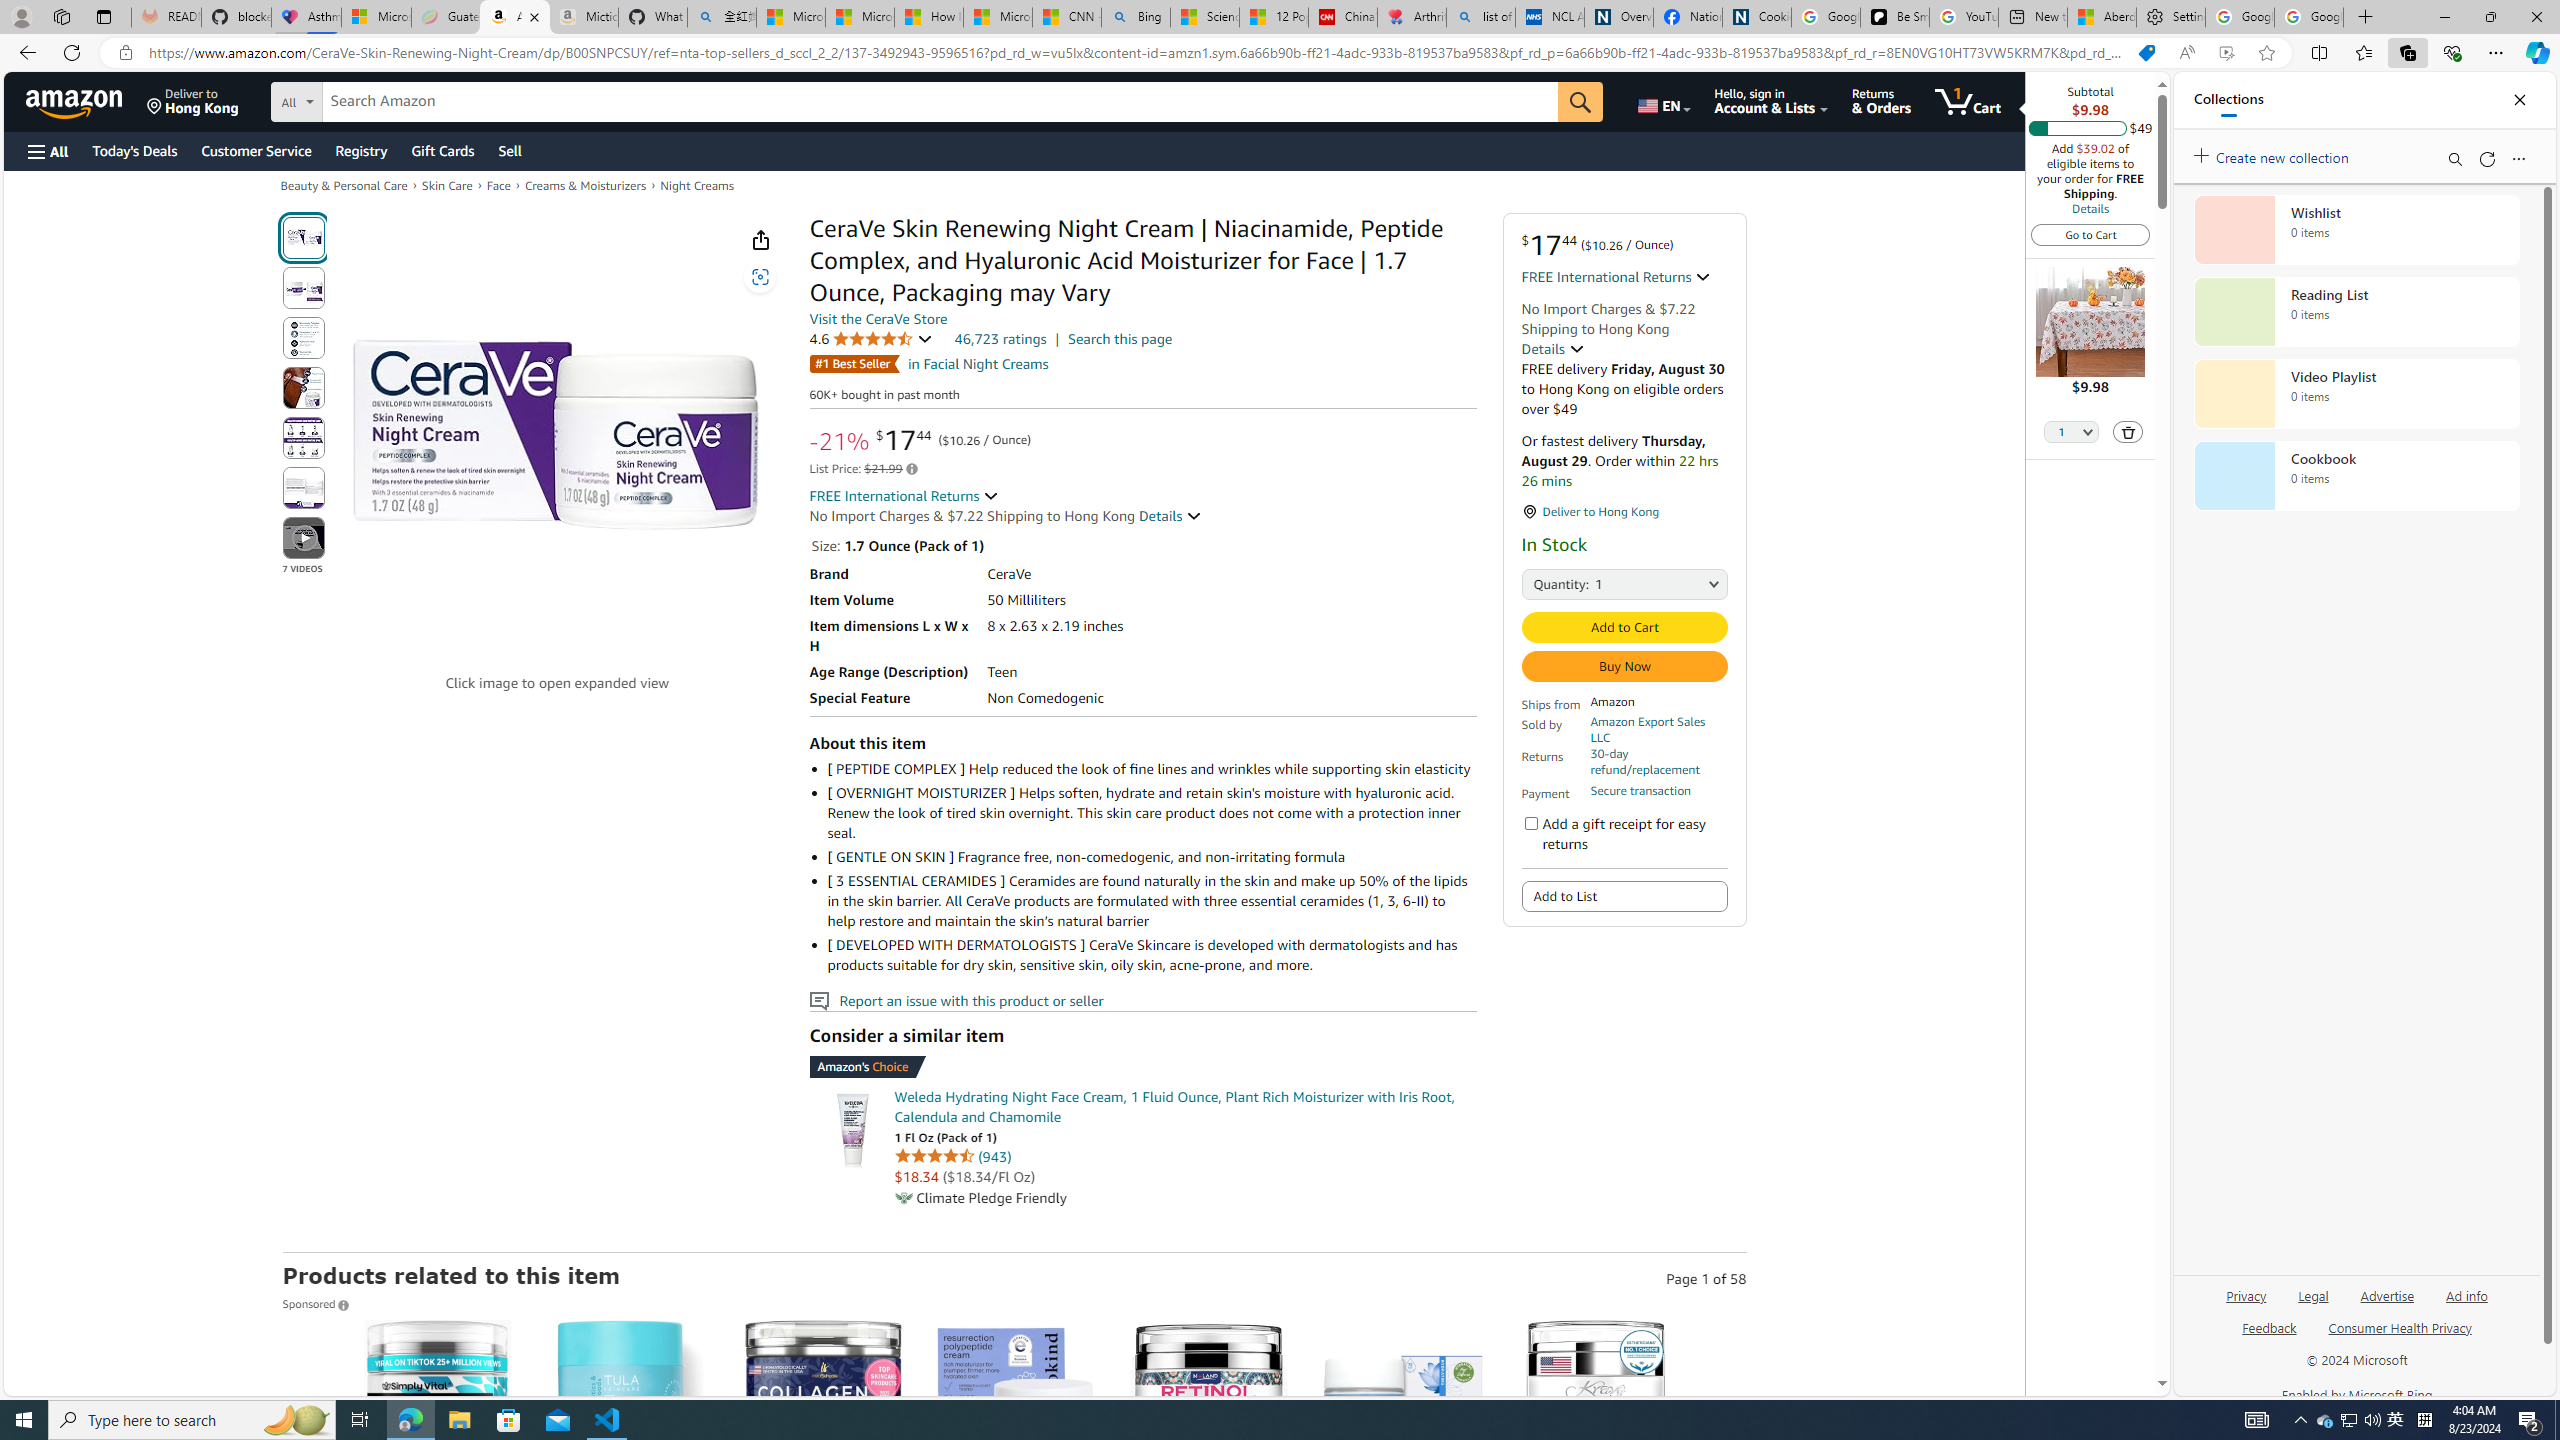  I want to click on 'Amazon', so click(76, 100).